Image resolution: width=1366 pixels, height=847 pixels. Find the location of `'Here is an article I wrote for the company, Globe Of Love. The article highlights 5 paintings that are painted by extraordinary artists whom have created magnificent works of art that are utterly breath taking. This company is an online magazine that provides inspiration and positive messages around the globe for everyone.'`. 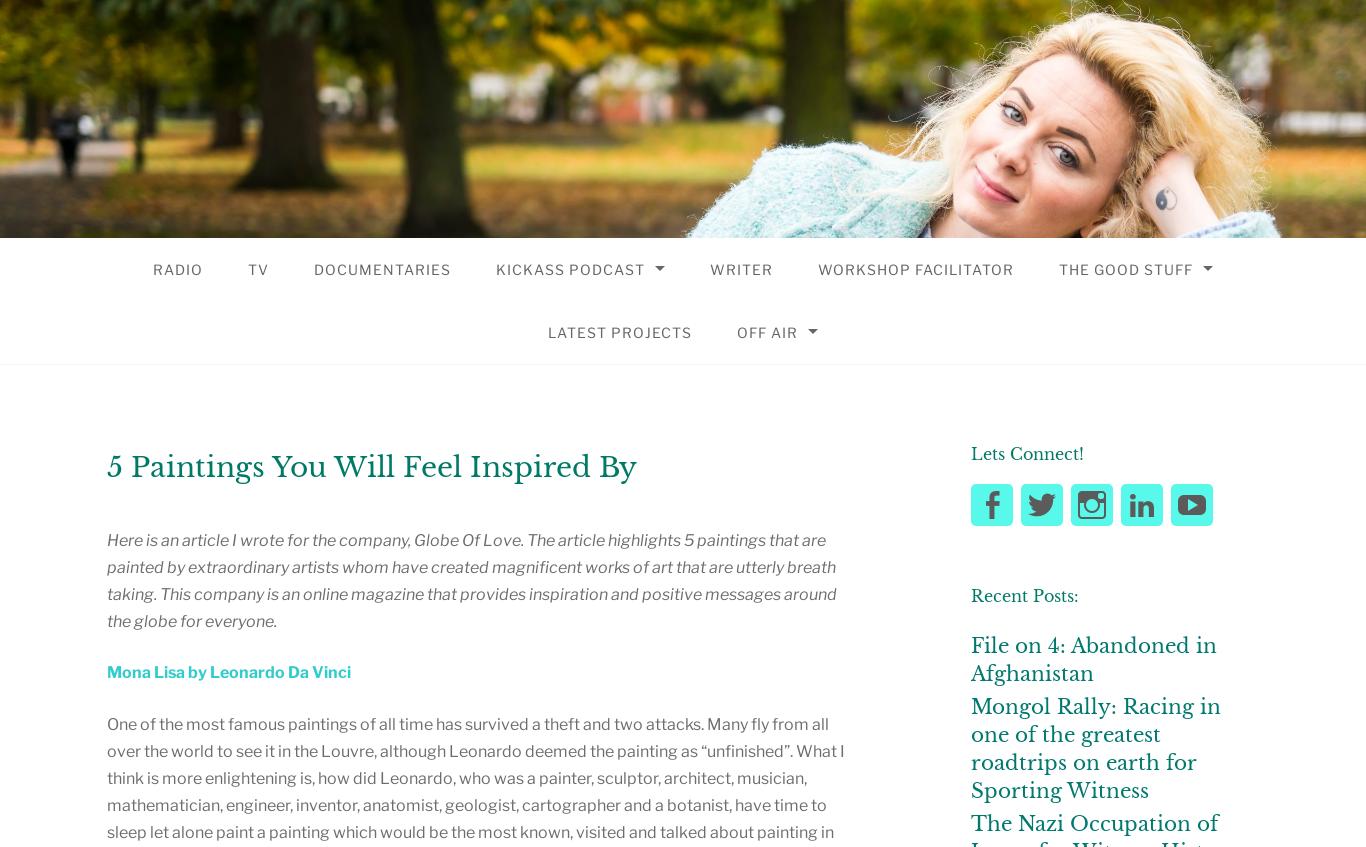

'Here is an article I wrote for the company, Globe Of Love. The article highlights 5 paintings that are painted by extraordinary artists whom have created magnificent works of art that are utterly breath taking. This company is an online magazine that provides inspiration and positive messages around the globe for everyone.' is located at coordinates (471, 580).